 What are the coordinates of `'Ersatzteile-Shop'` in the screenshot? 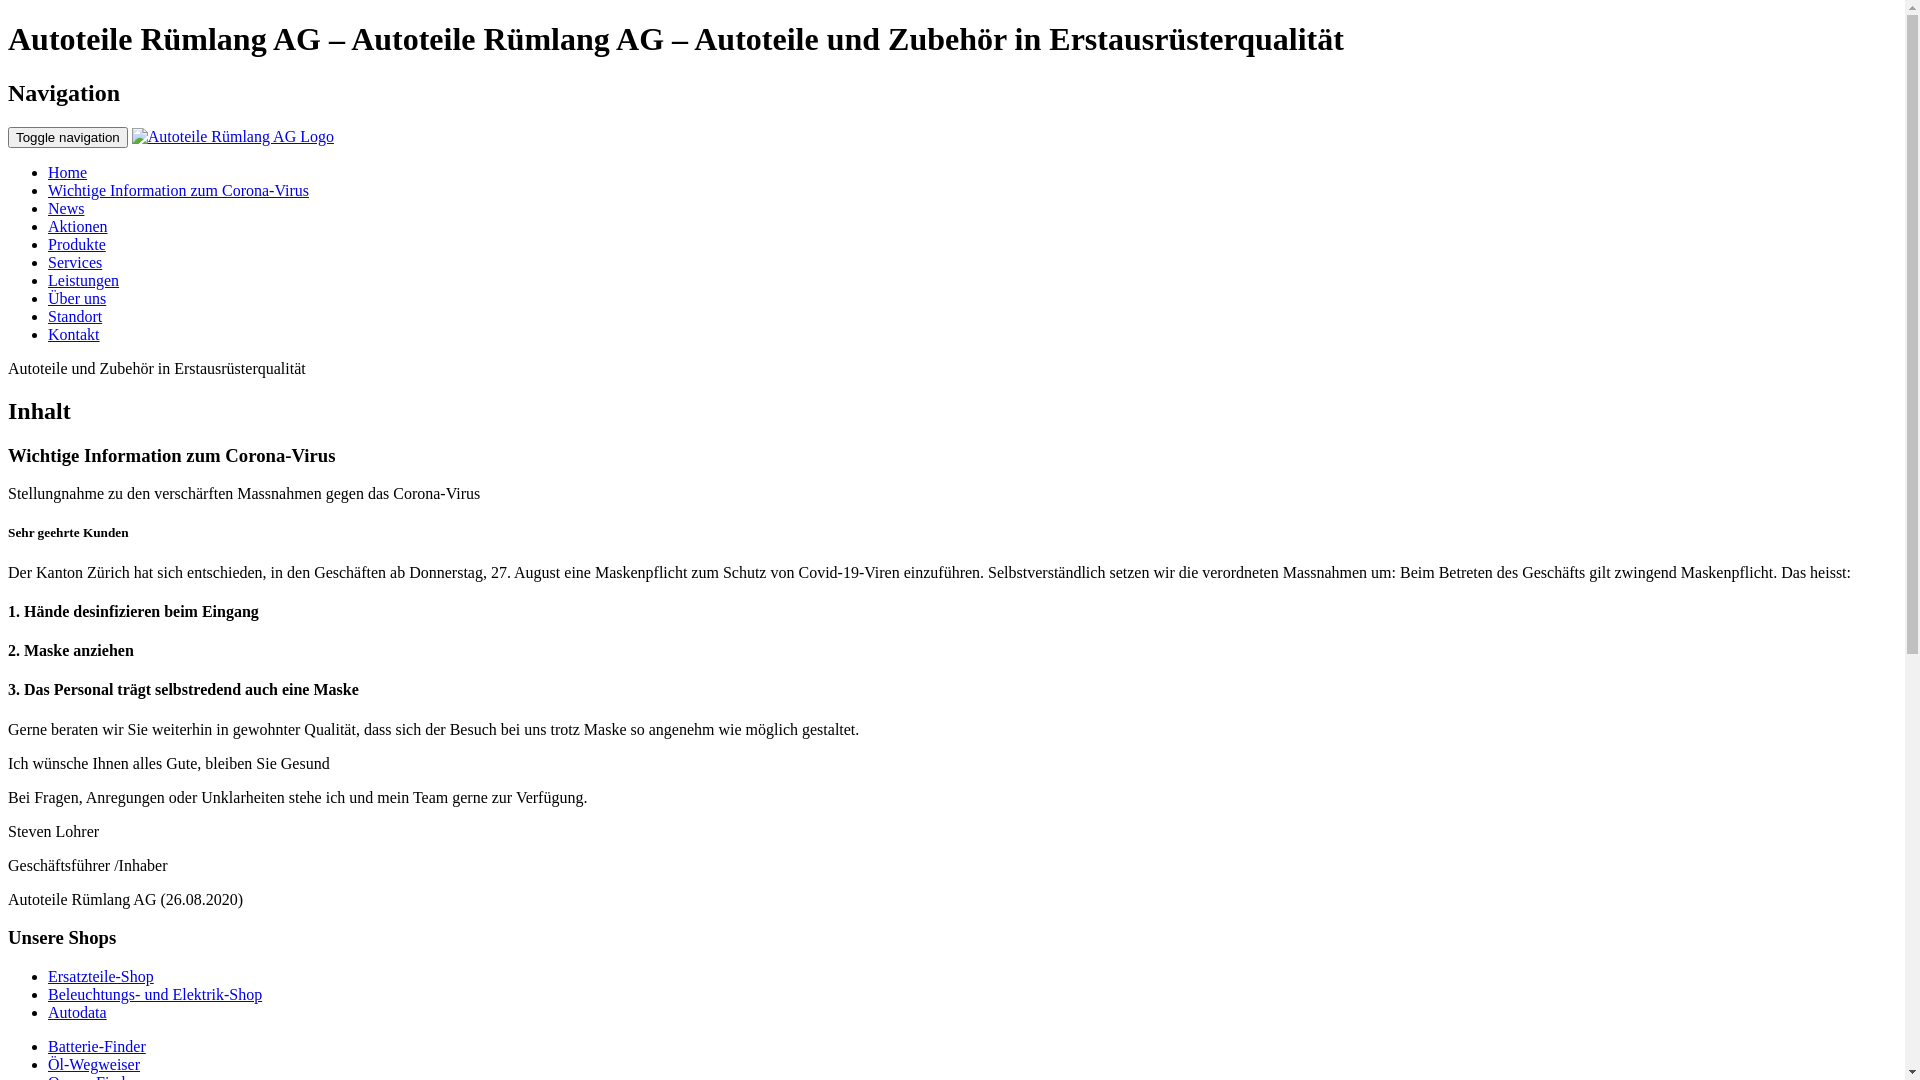 It's located at (48, 975).